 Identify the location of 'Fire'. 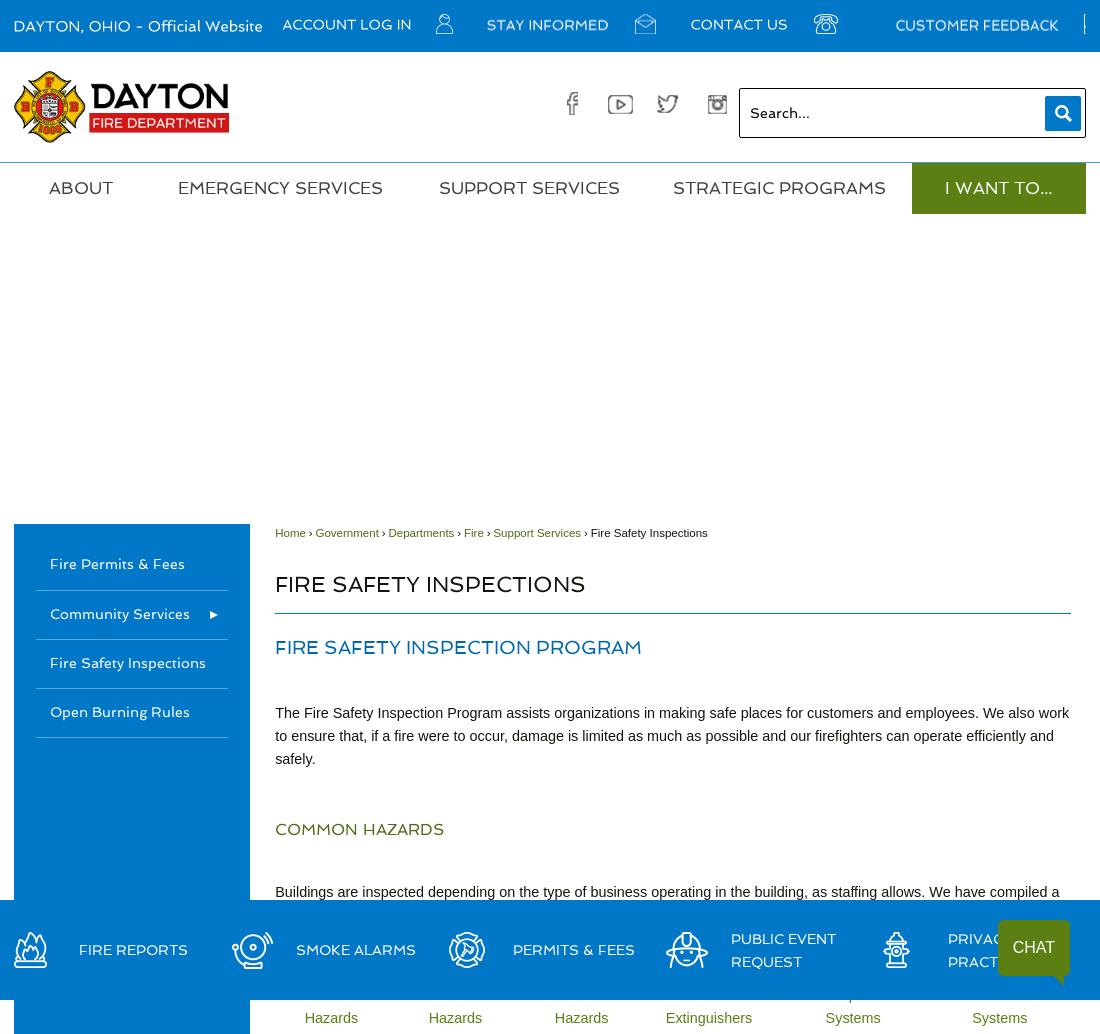
(472, 531).